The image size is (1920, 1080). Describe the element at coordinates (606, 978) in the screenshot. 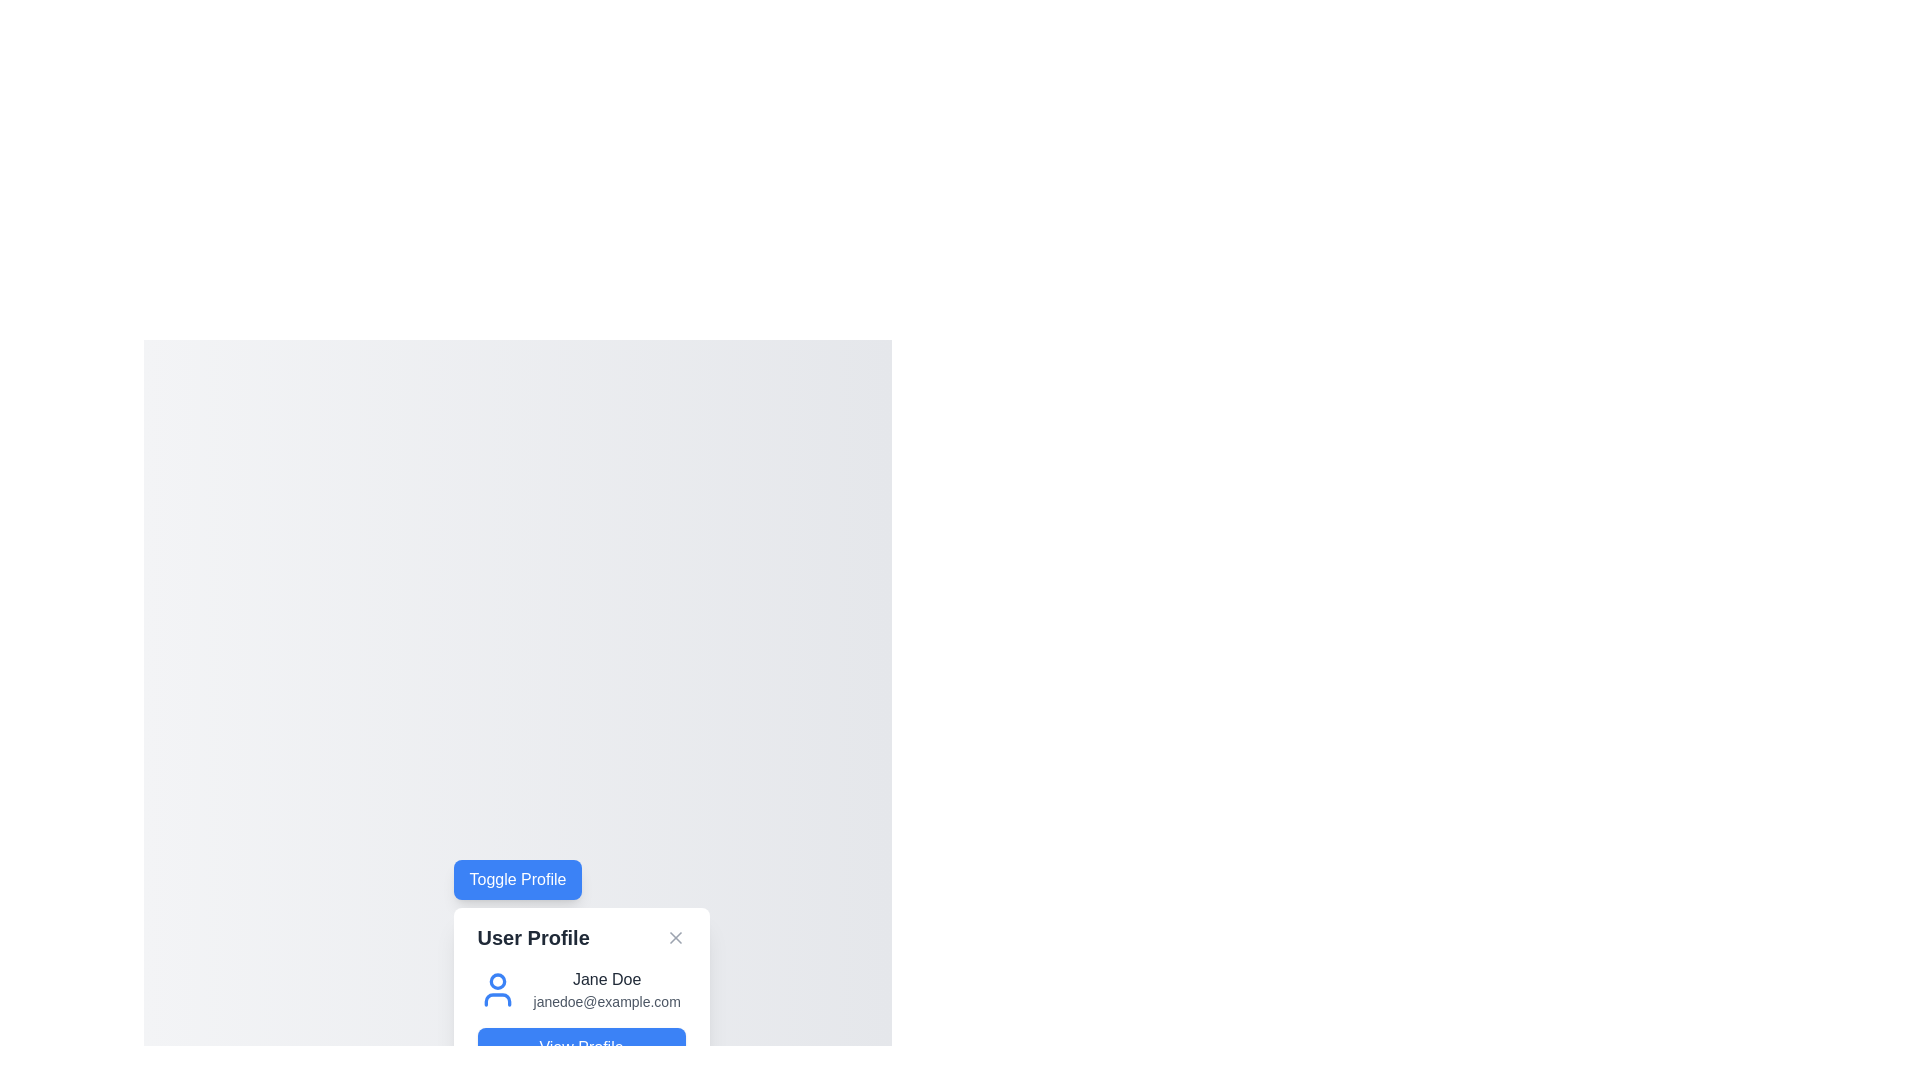

I see `displayed text from the user display name text label located in the 'User Profile' popup, positioned beneath the title 'User Profile' and above the email text 'janedoe@example.com'` at that location.